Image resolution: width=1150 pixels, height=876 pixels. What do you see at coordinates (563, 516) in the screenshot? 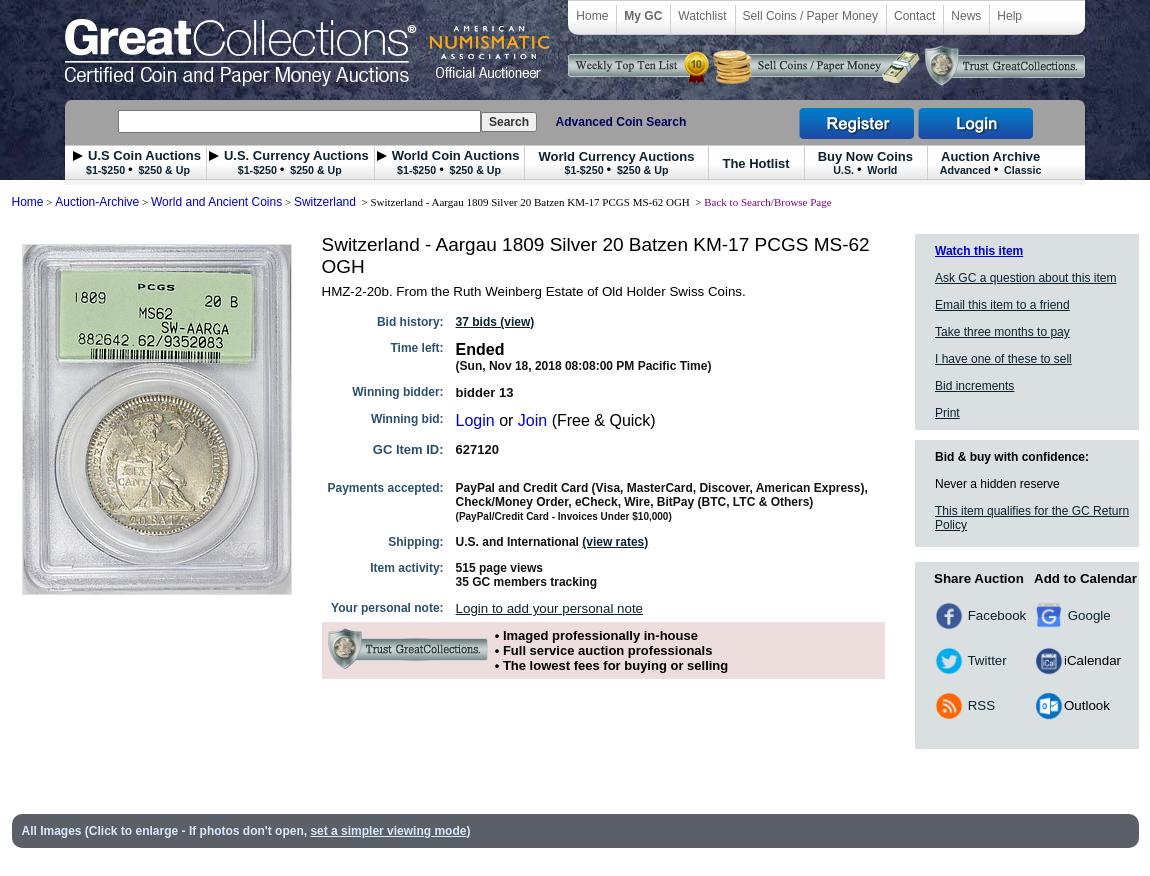
I see `'(PayPal/Credit Card - Invoices Under $10,000)'` at bounding box center [563, 516].